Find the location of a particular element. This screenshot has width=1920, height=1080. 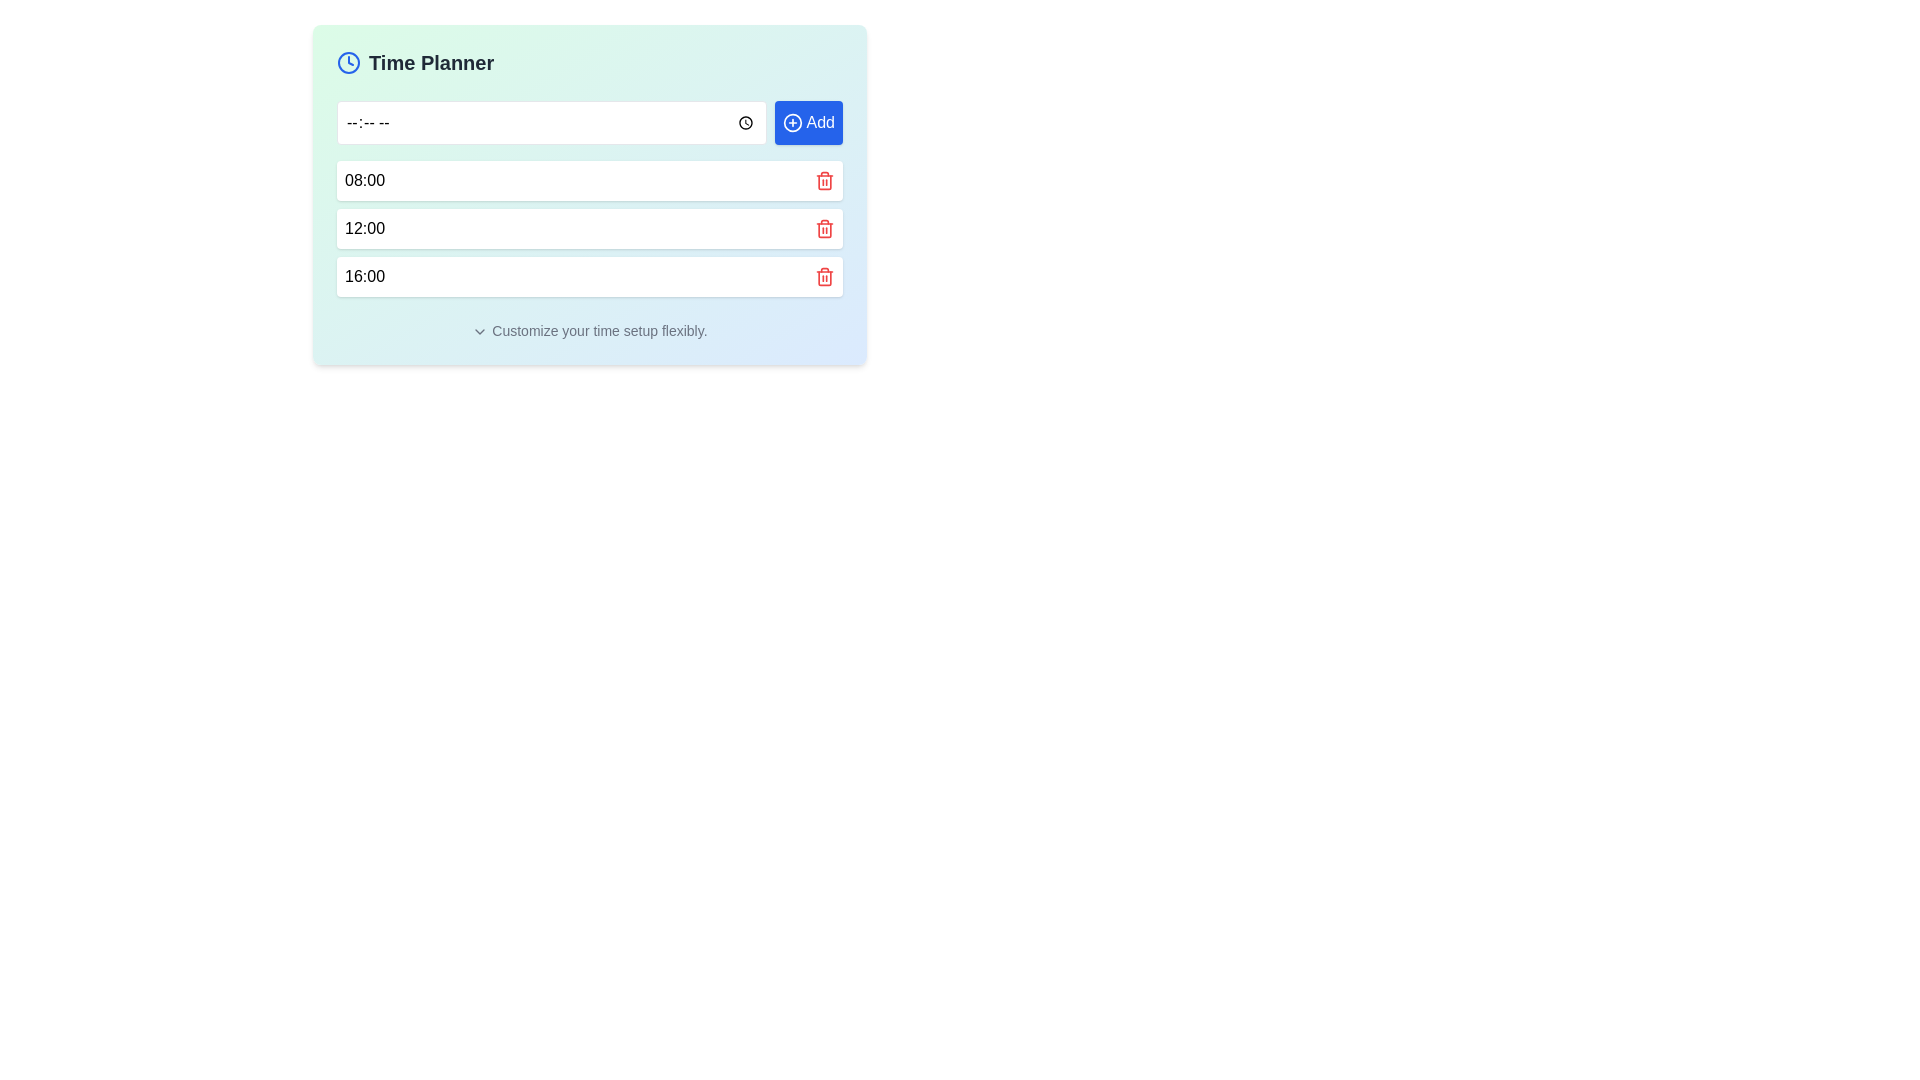

the SVG Circle Element that serves as the visual border for the clock icon in the 'Time Planner' interface, located at the top-left of the interface is located at coordinates (349, 61).